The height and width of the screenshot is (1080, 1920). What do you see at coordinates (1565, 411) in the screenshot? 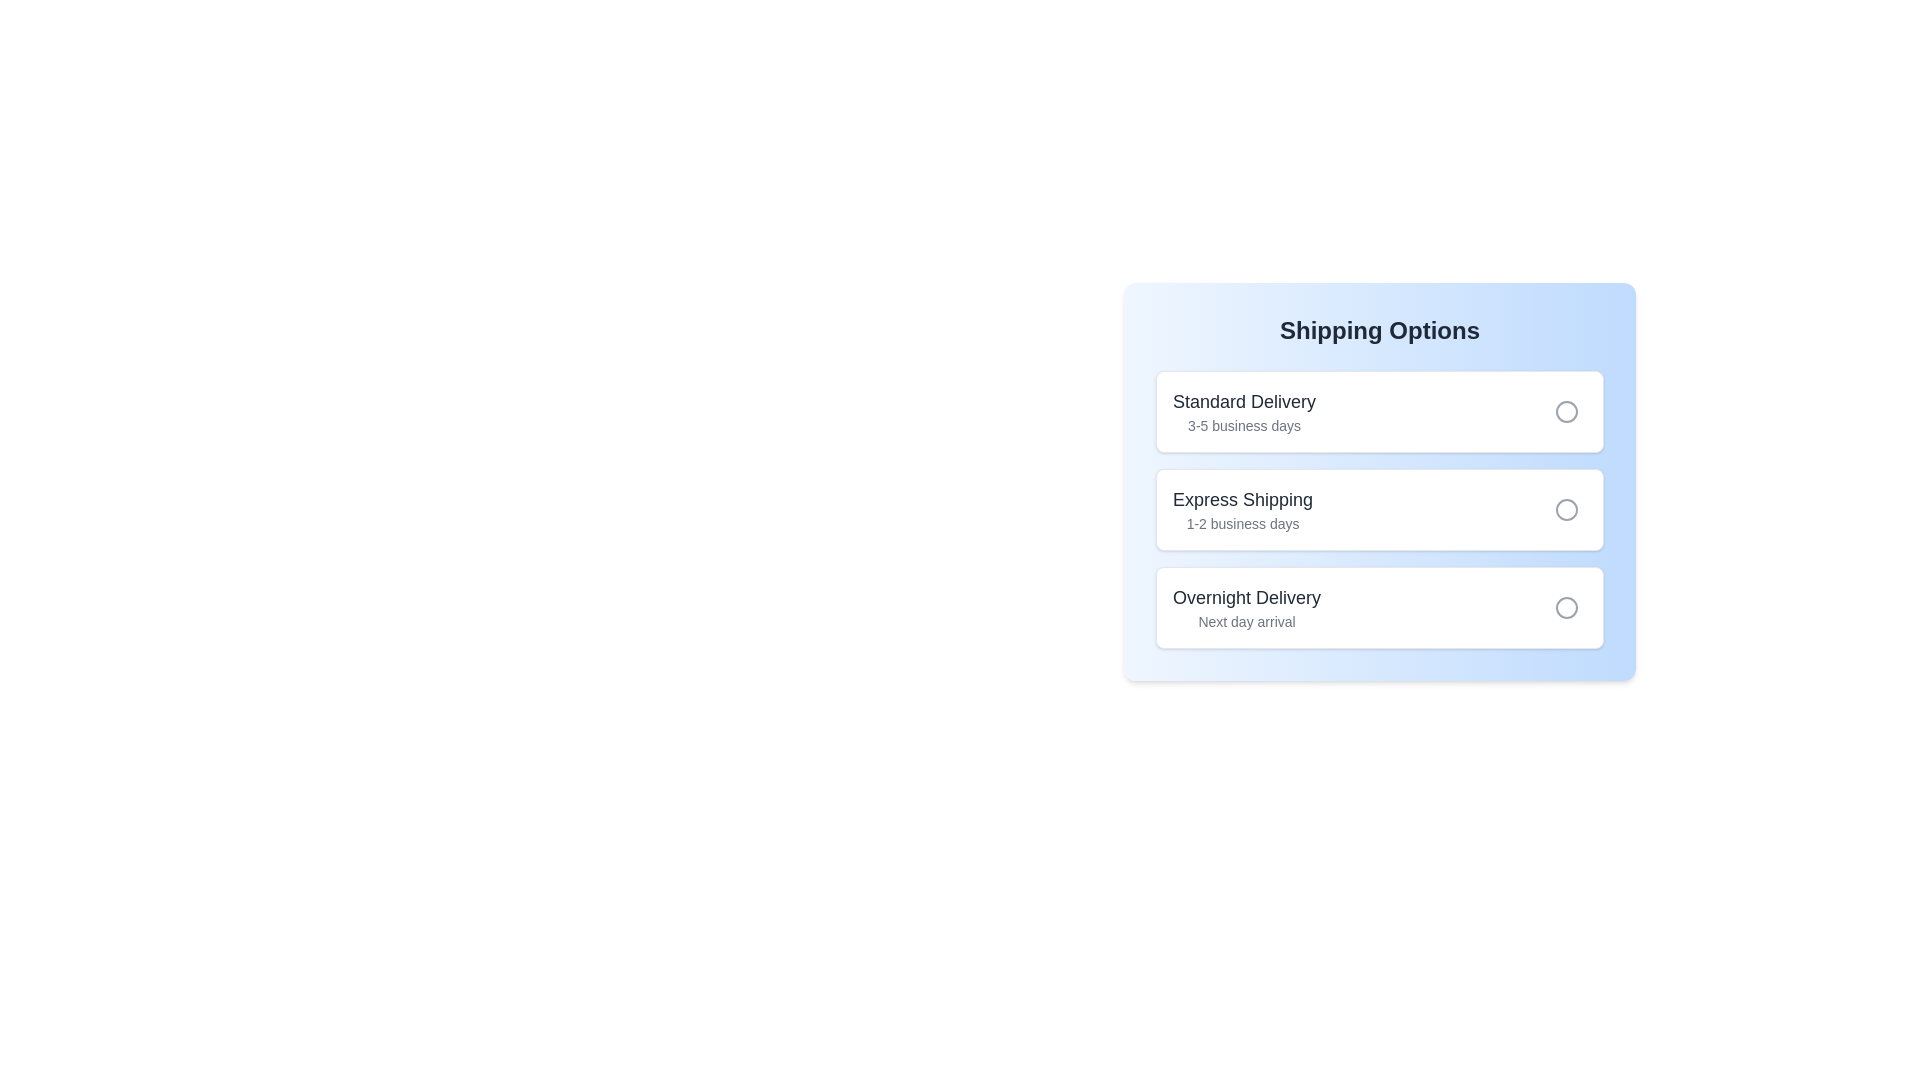
I see `the radio button` at bounding box center [1565, 411].